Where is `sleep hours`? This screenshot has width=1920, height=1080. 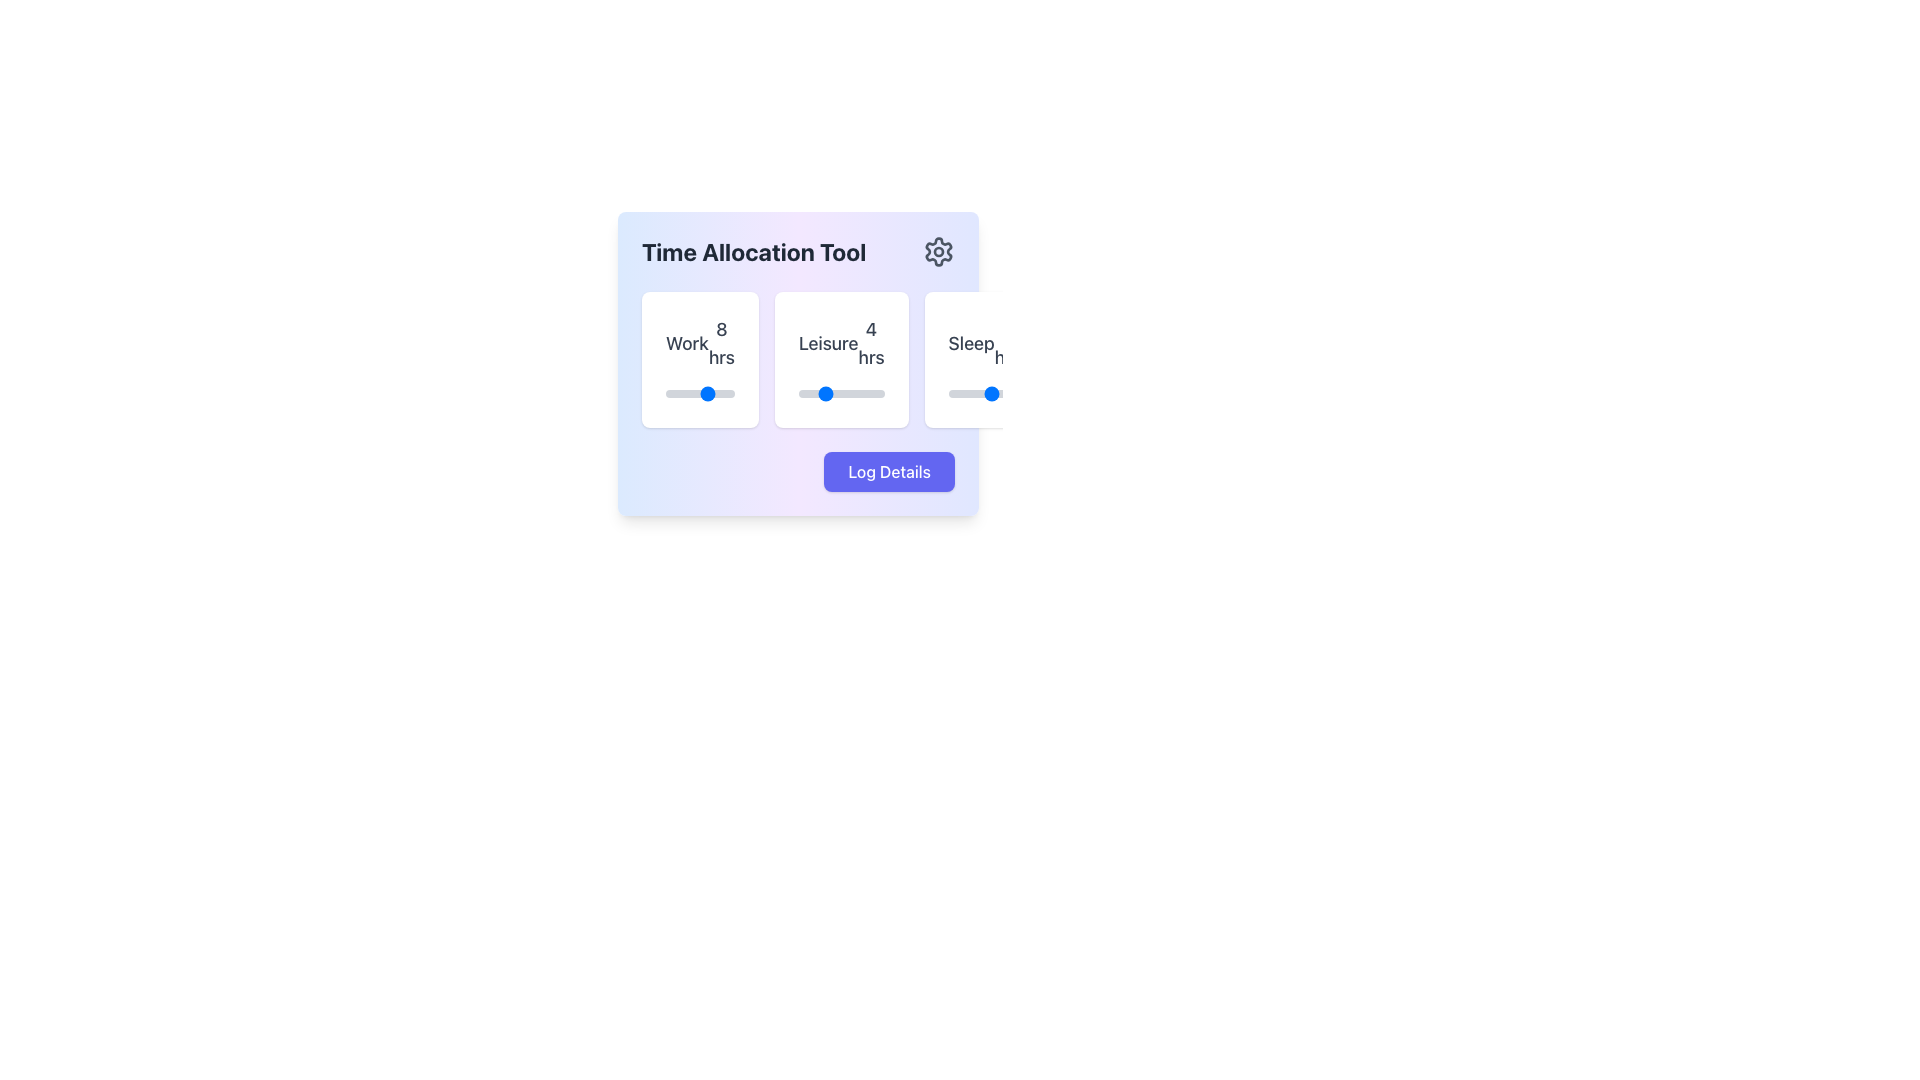
sleep hours is located at coordinates (961, 393).